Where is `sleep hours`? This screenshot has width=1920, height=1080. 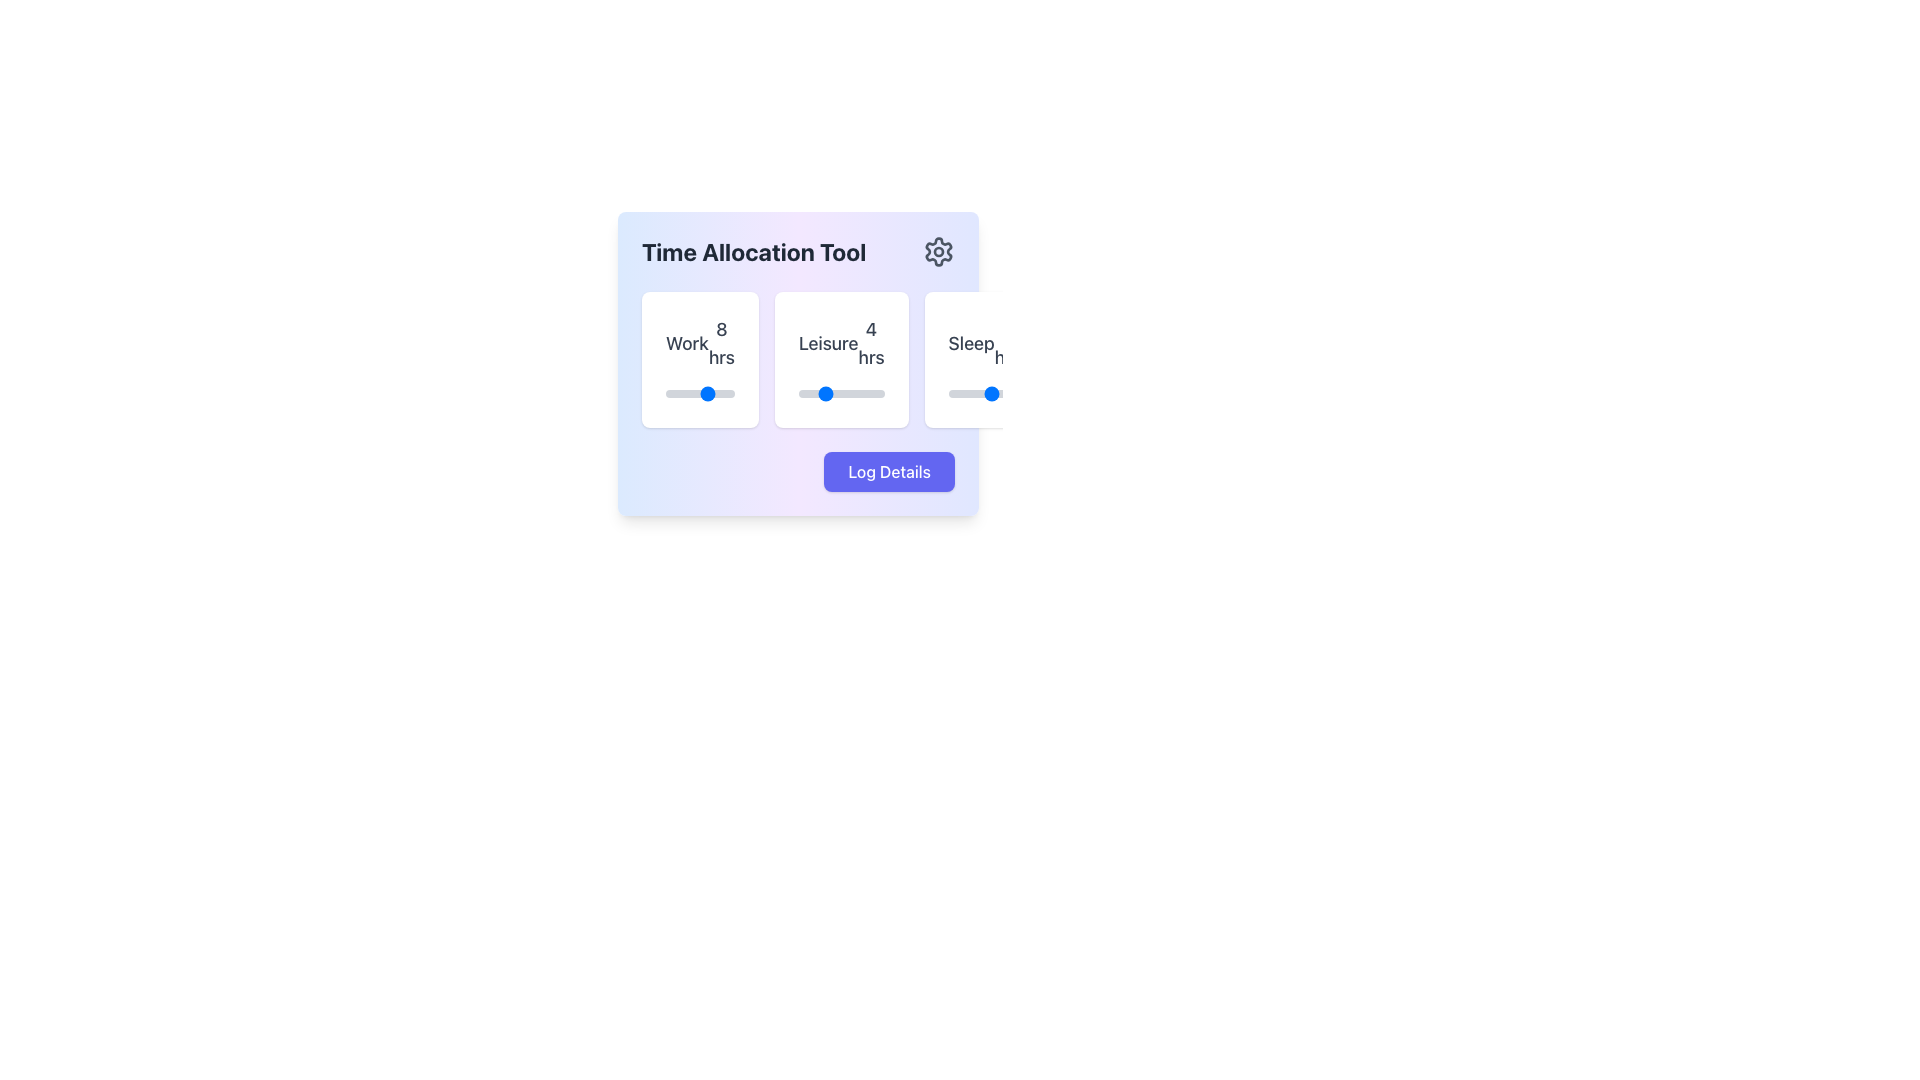
sleep hours is located at coordinates (961, 393).